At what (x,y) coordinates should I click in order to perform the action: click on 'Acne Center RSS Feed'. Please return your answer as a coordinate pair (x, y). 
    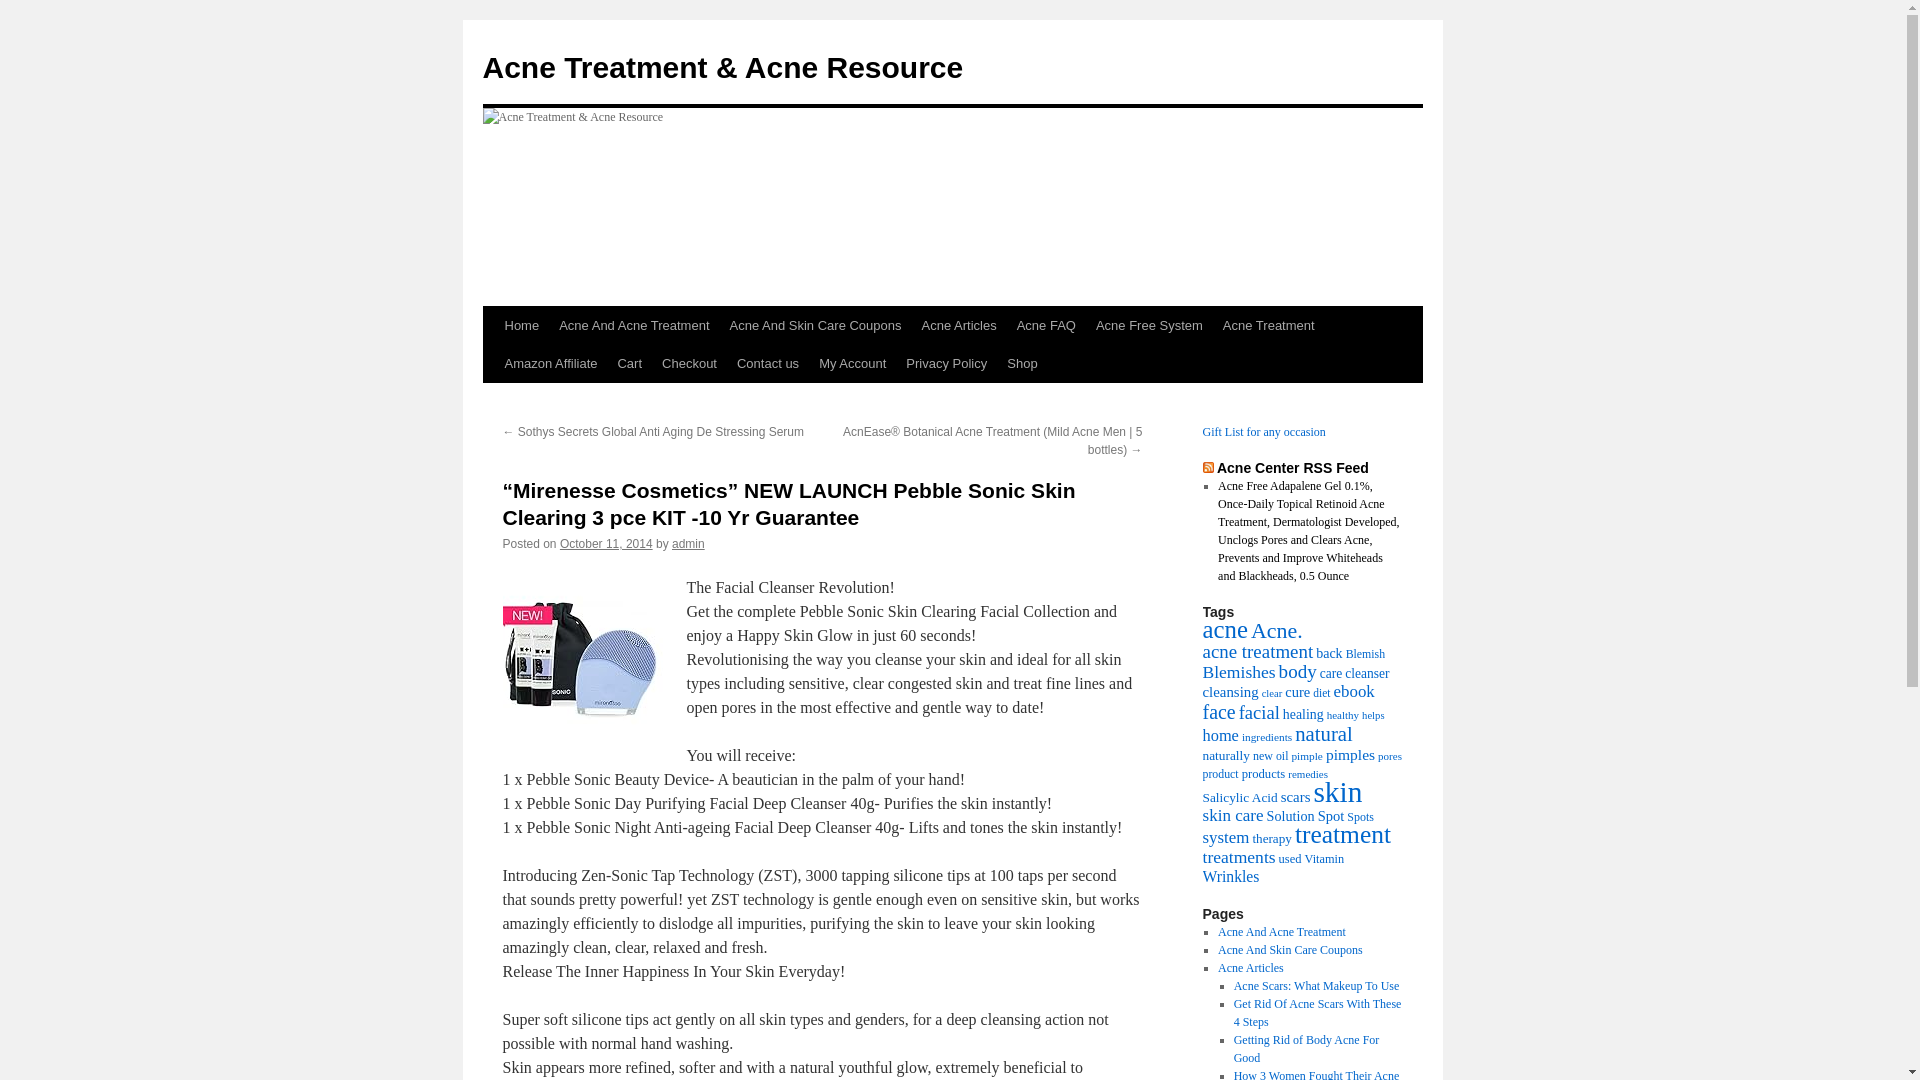
    Looking at the image, I should click on (1292, 467).